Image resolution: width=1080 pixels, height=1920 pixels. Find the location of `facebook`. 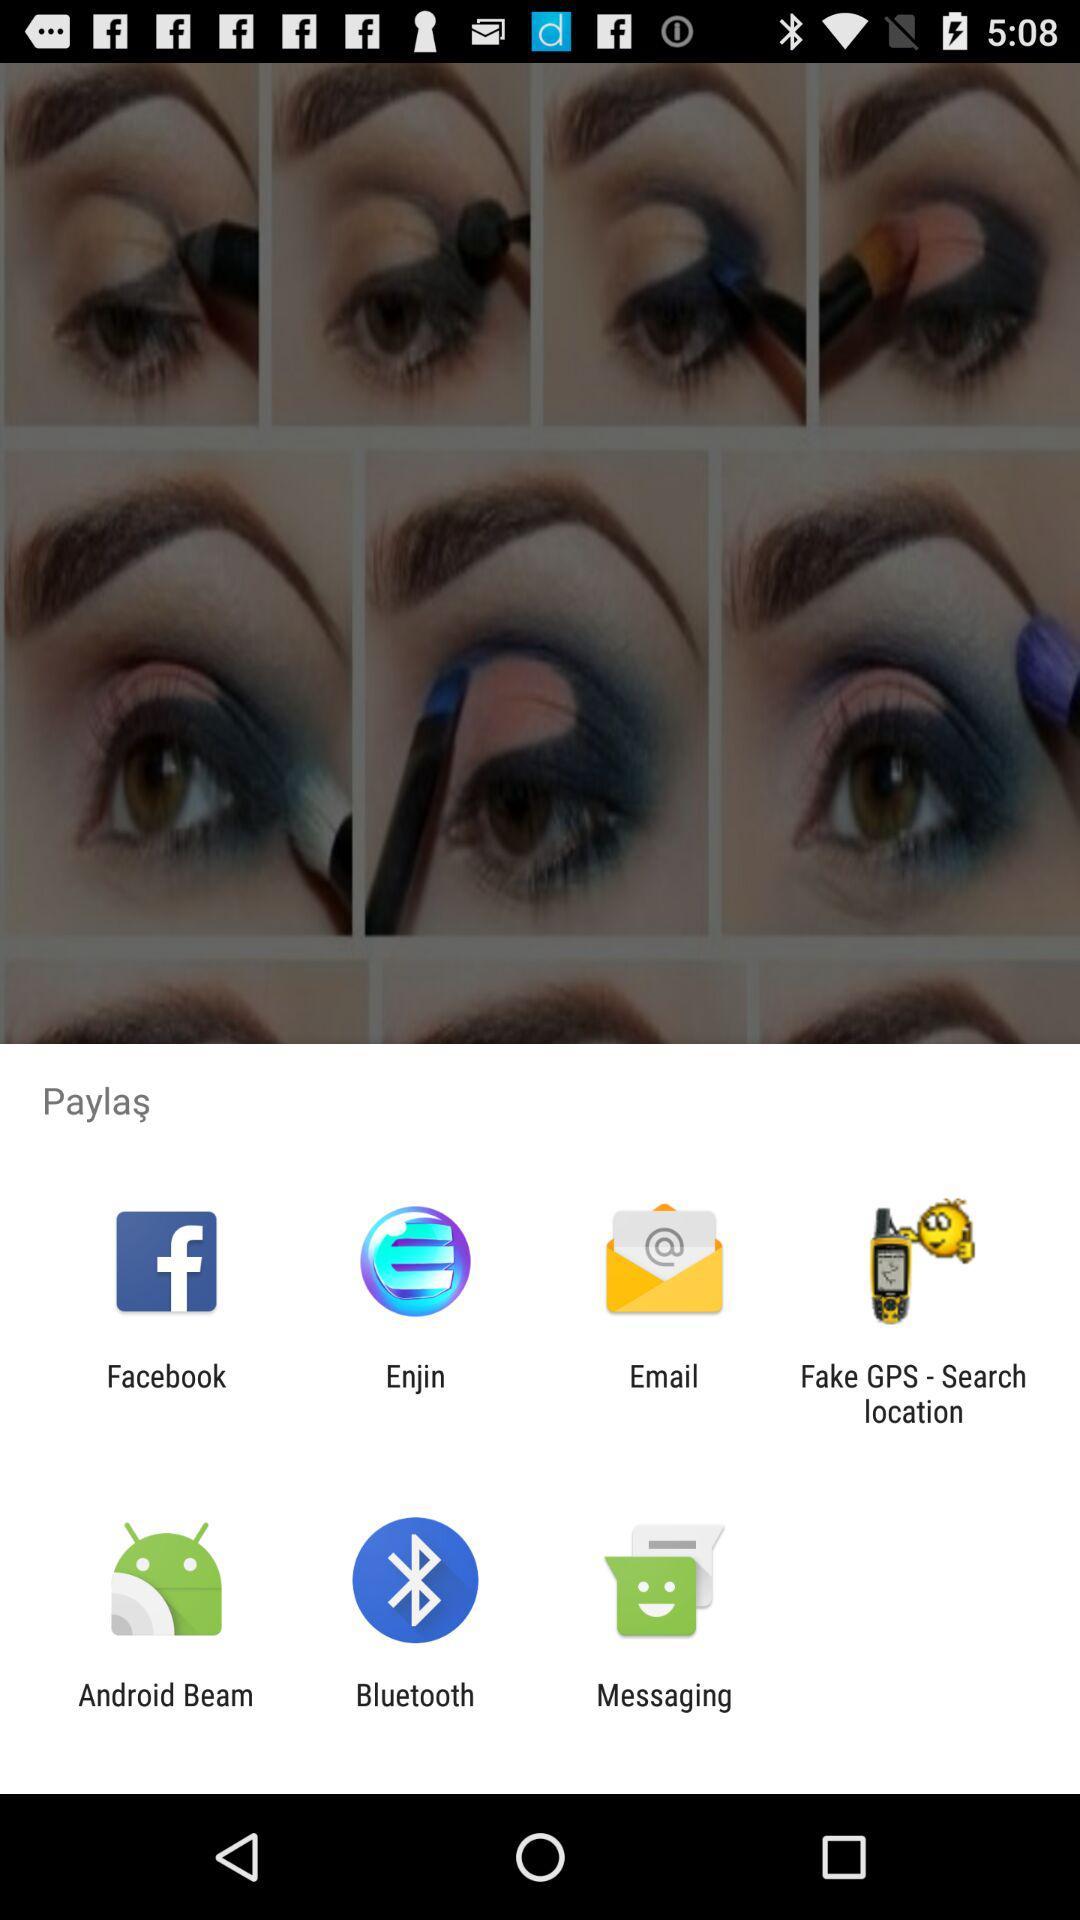

facebook is located at coordinates (165, 1392).